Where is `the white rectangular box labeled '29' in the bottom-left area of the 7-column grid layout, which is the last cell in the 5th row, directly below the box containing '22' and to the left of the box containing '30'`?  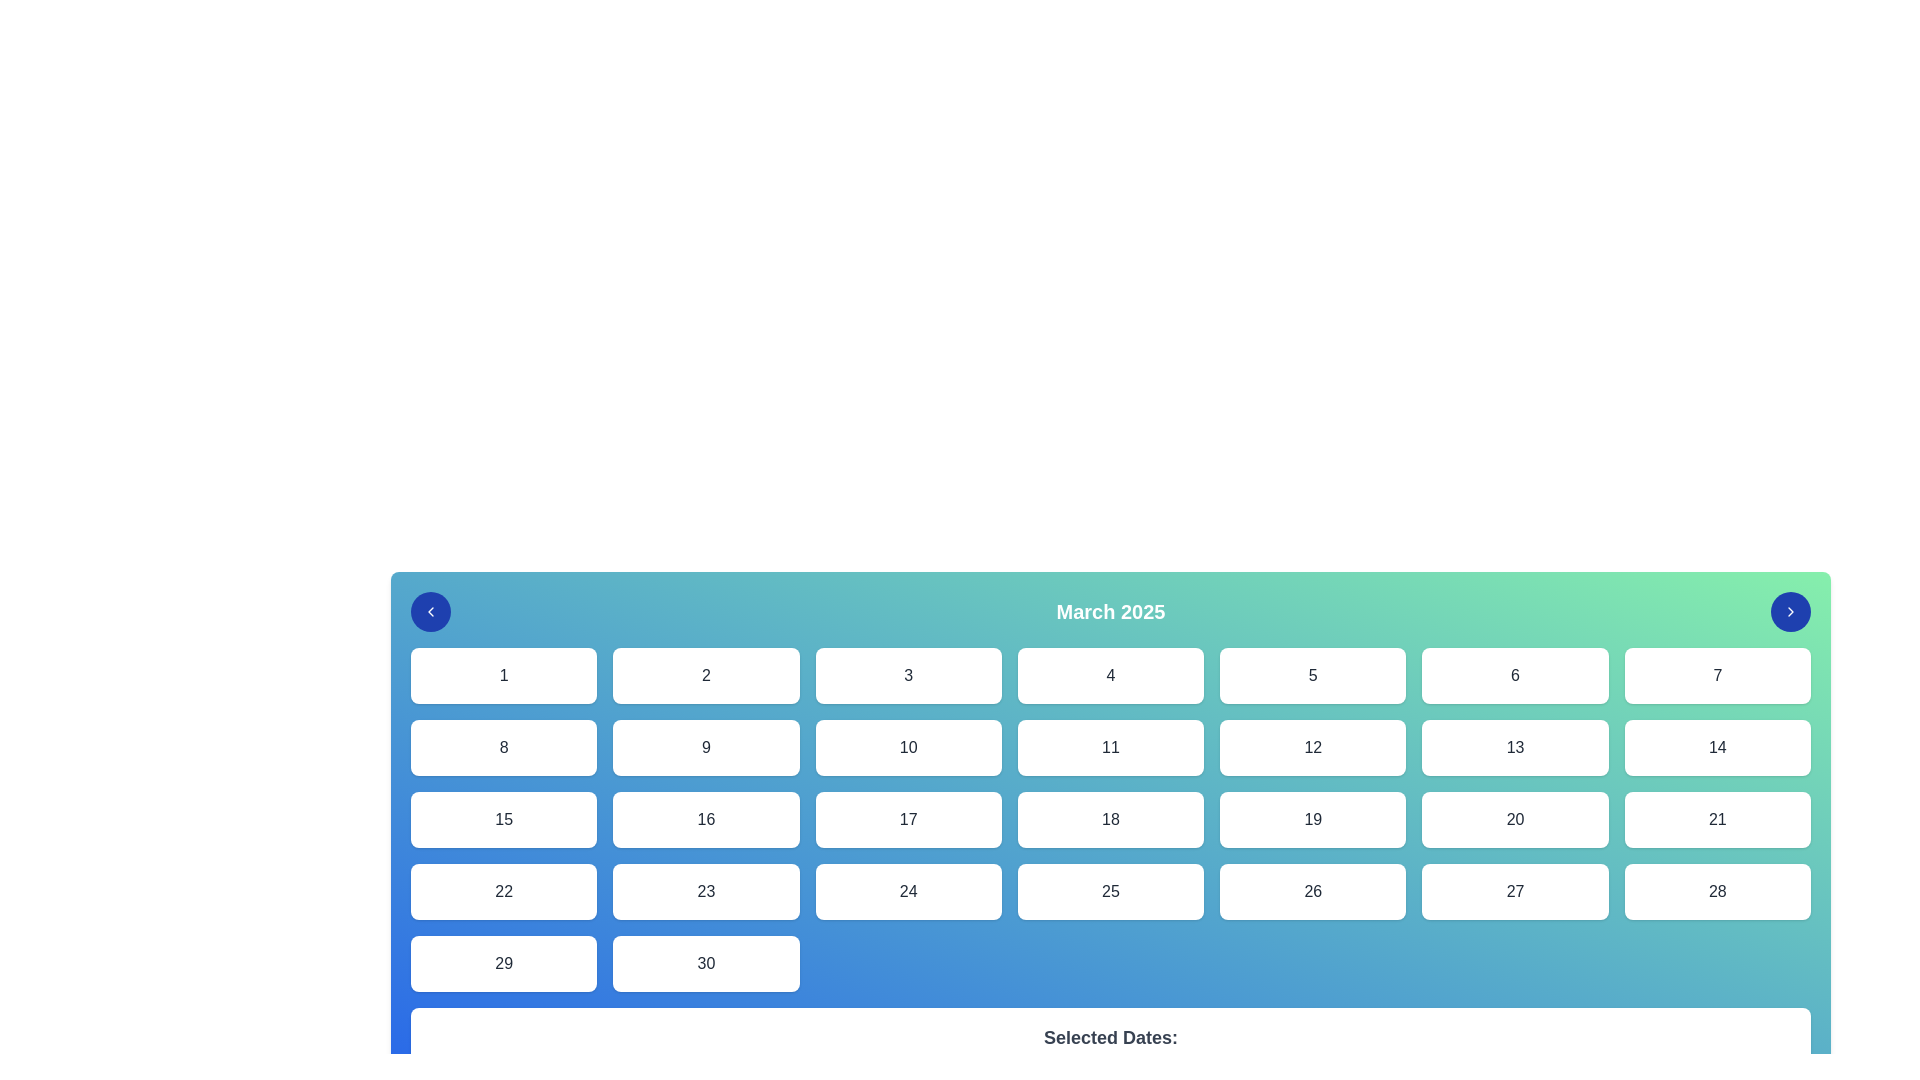 the white rectangular box labeled '29' in the bottom-left area of the 7-column grid layout, which is the last cell in the 5th row, directly below the box containing '22' and to the left of the box containing '30' is located at coordinates (504, 963).